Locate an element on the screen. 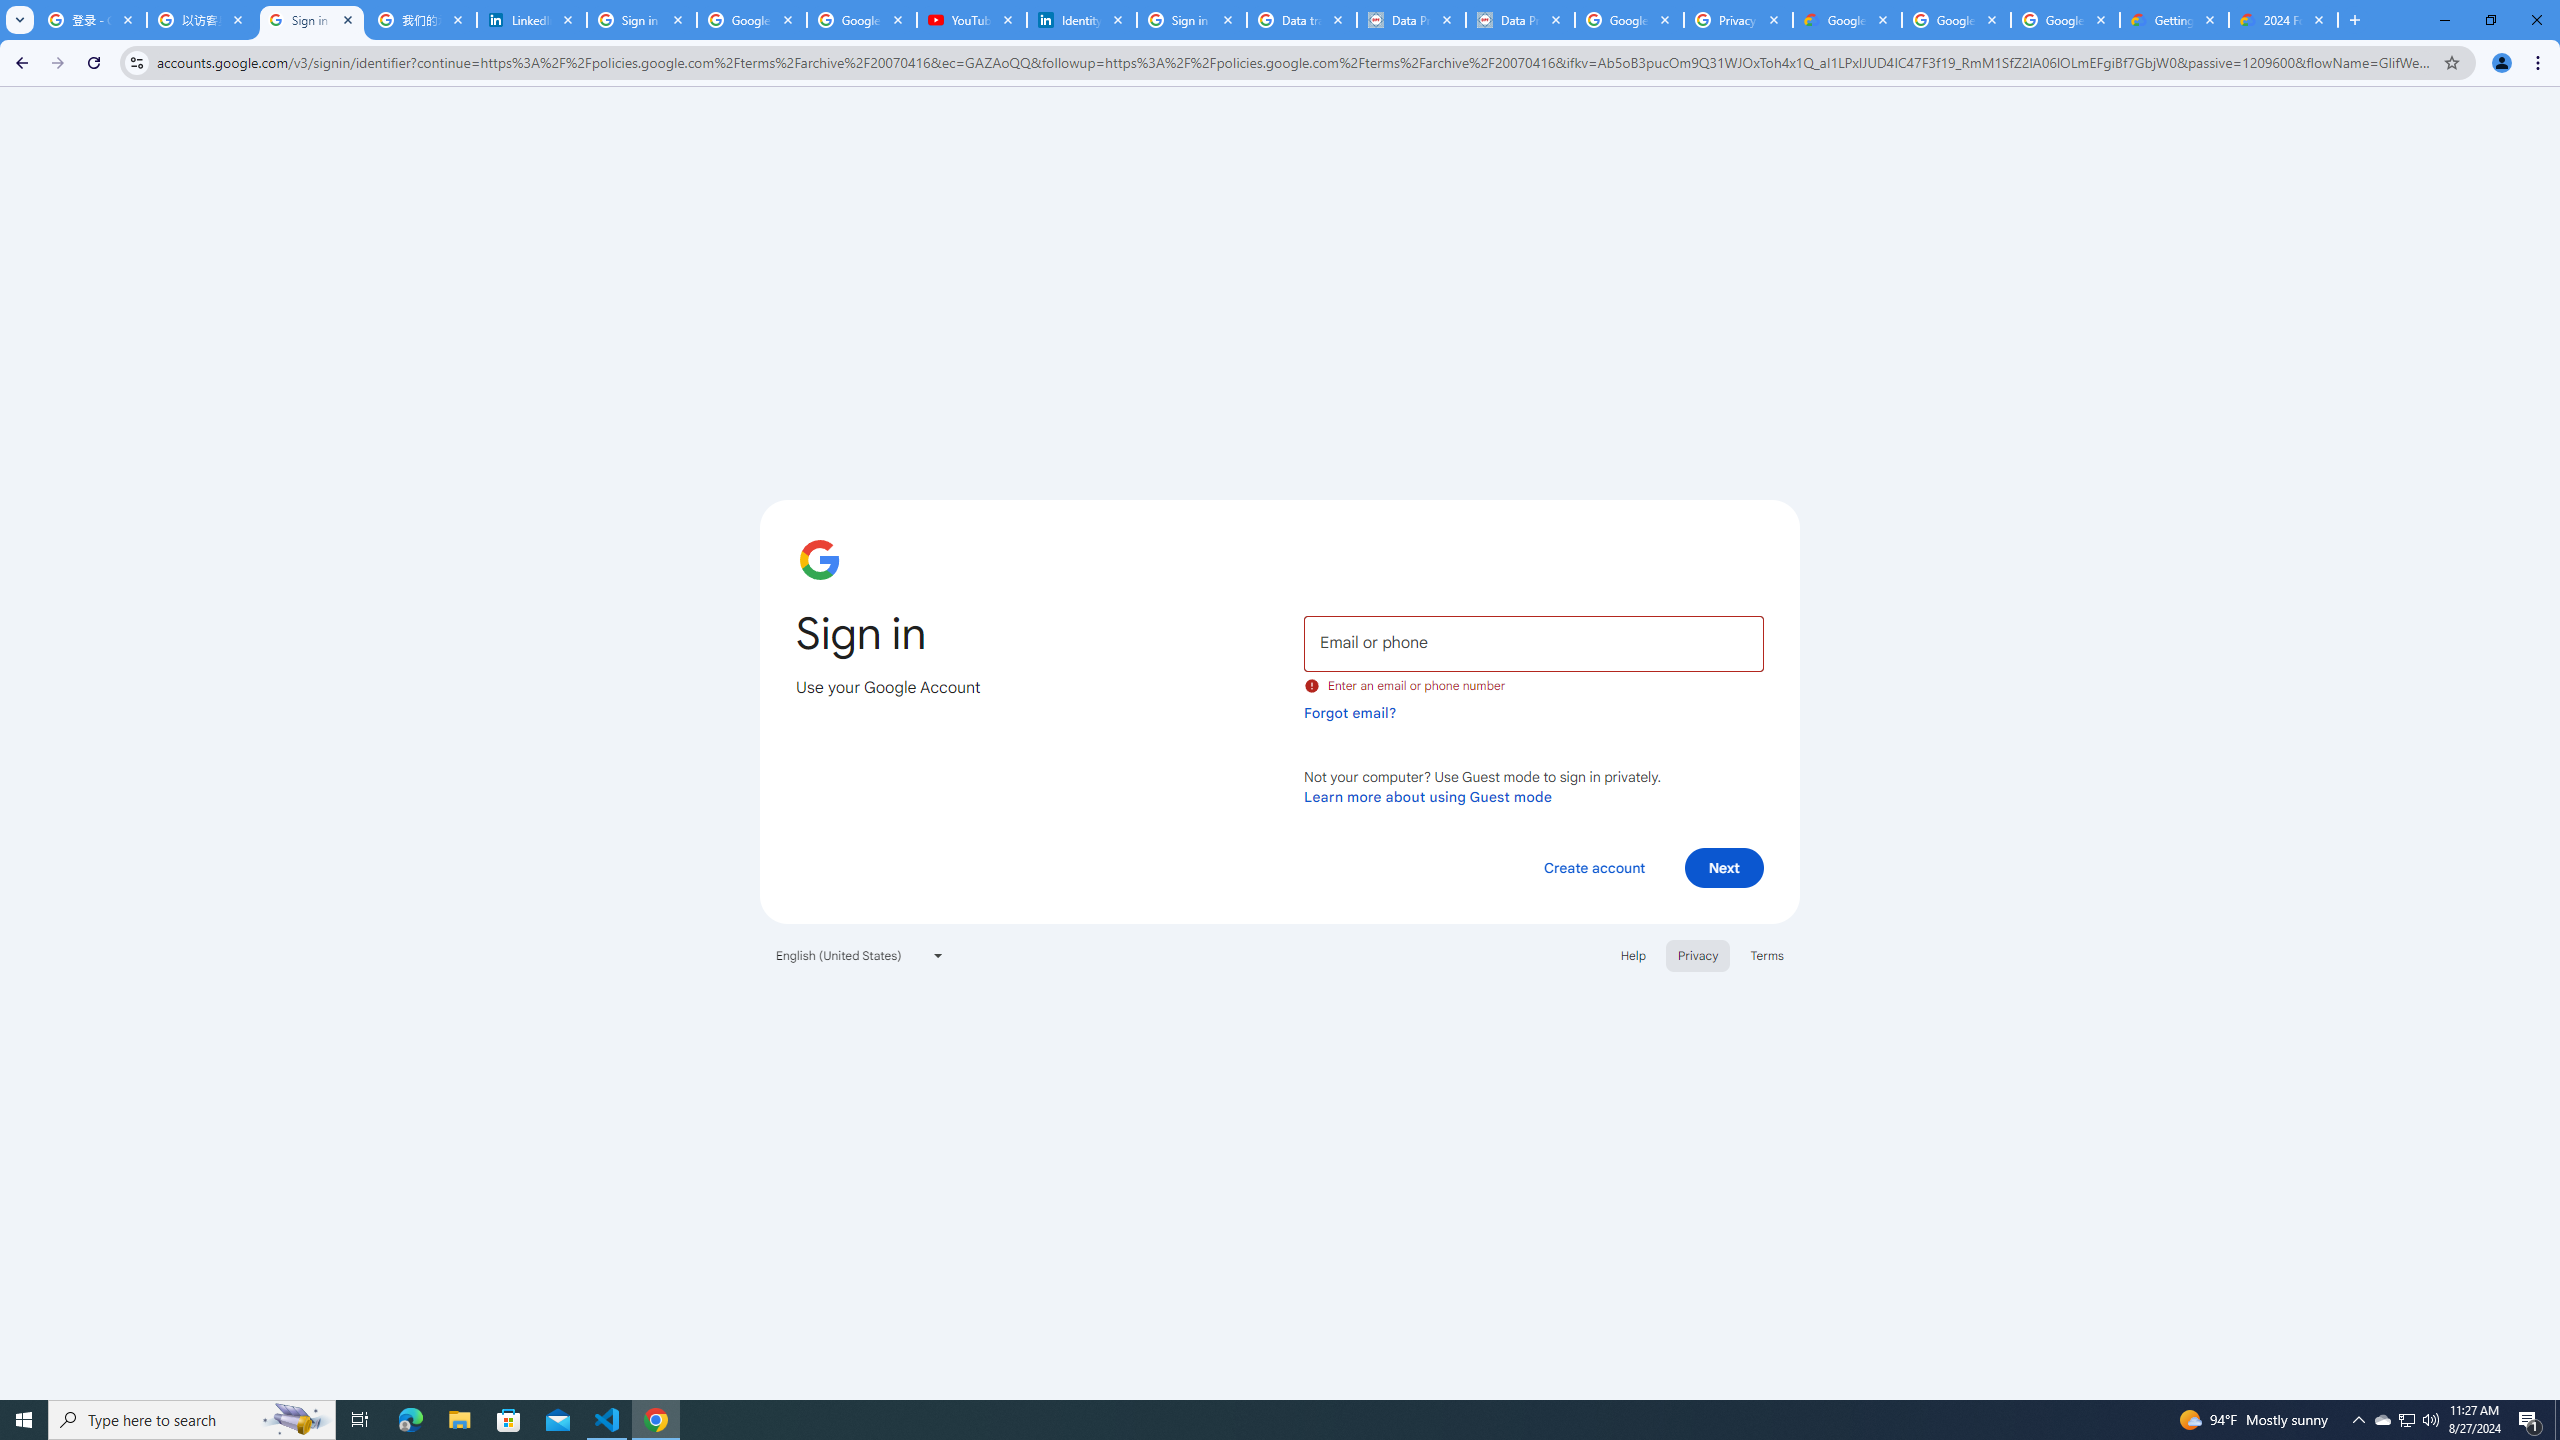  'Email or phone' is located at coordinates (1532, 642).